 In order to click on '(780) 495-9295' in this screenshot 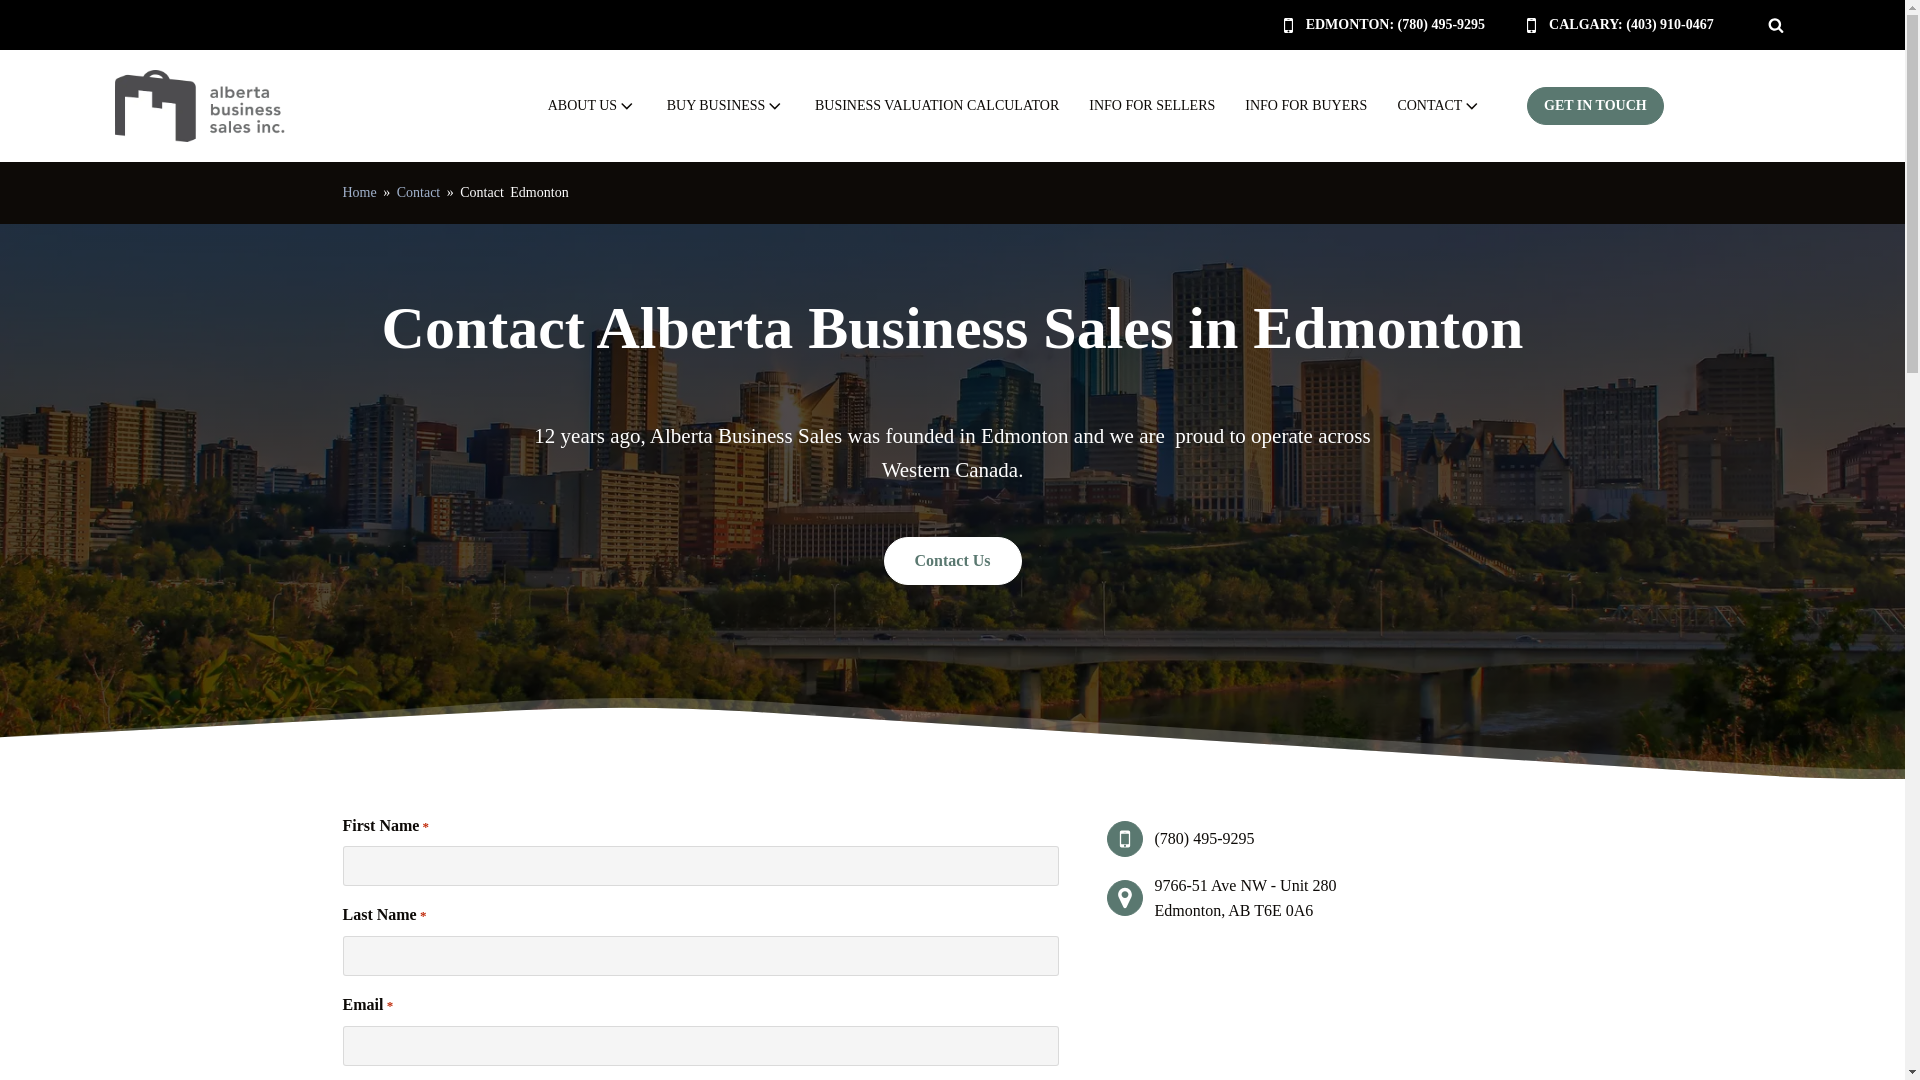, I will do `click(1153, 839)`.